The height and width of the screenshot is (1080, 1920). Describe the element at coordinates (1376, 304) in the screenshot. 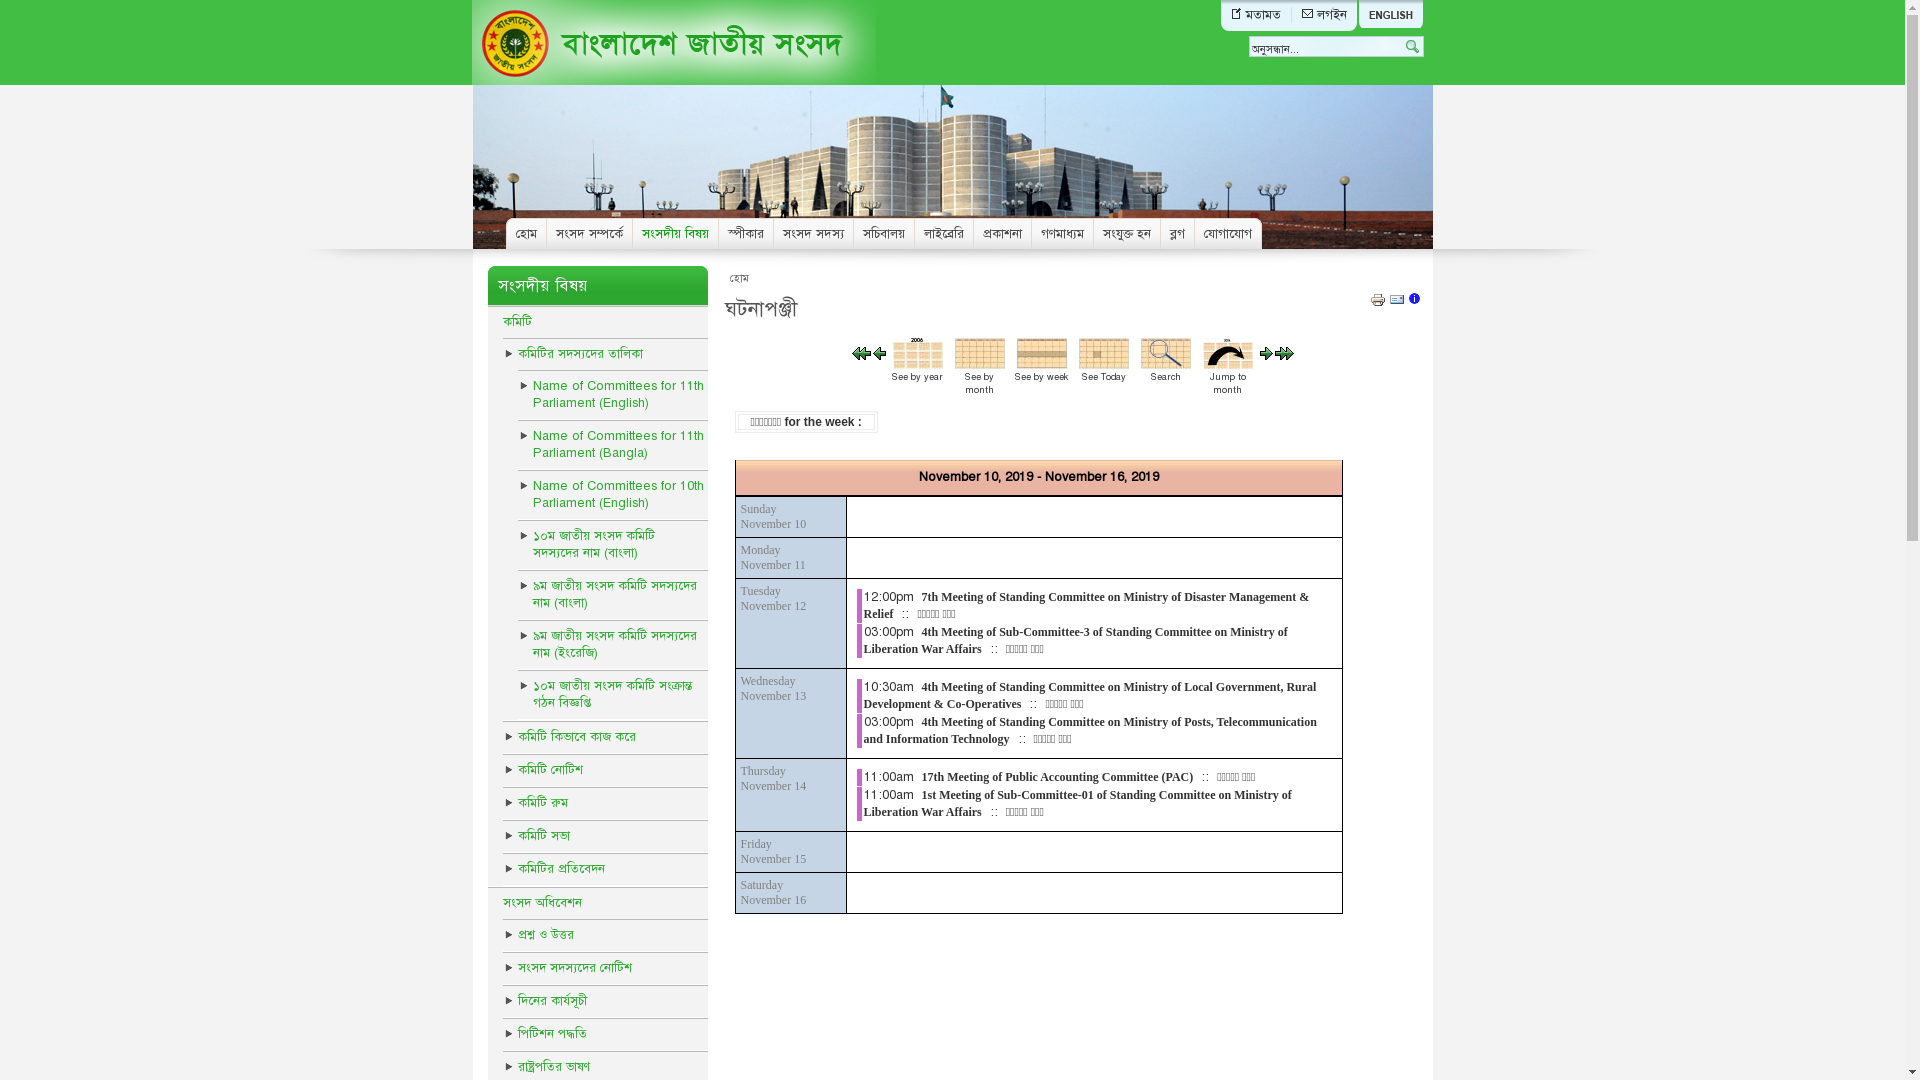

I see `'Print'` at that location.